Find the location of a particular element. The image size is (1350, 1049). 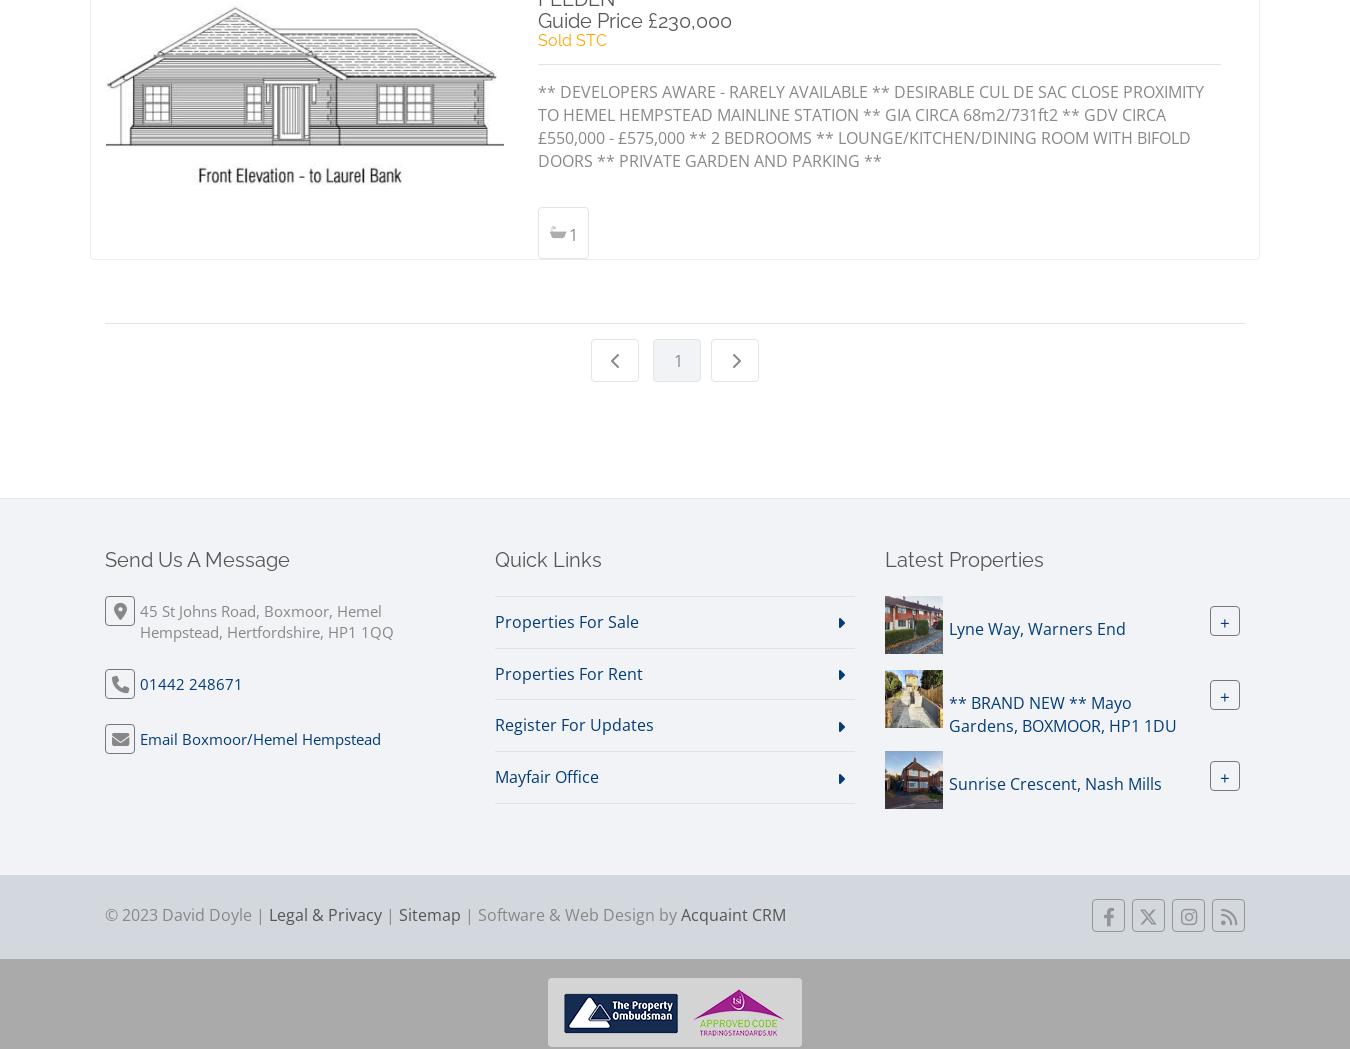

'Details' is located at coordinates (310, 188).